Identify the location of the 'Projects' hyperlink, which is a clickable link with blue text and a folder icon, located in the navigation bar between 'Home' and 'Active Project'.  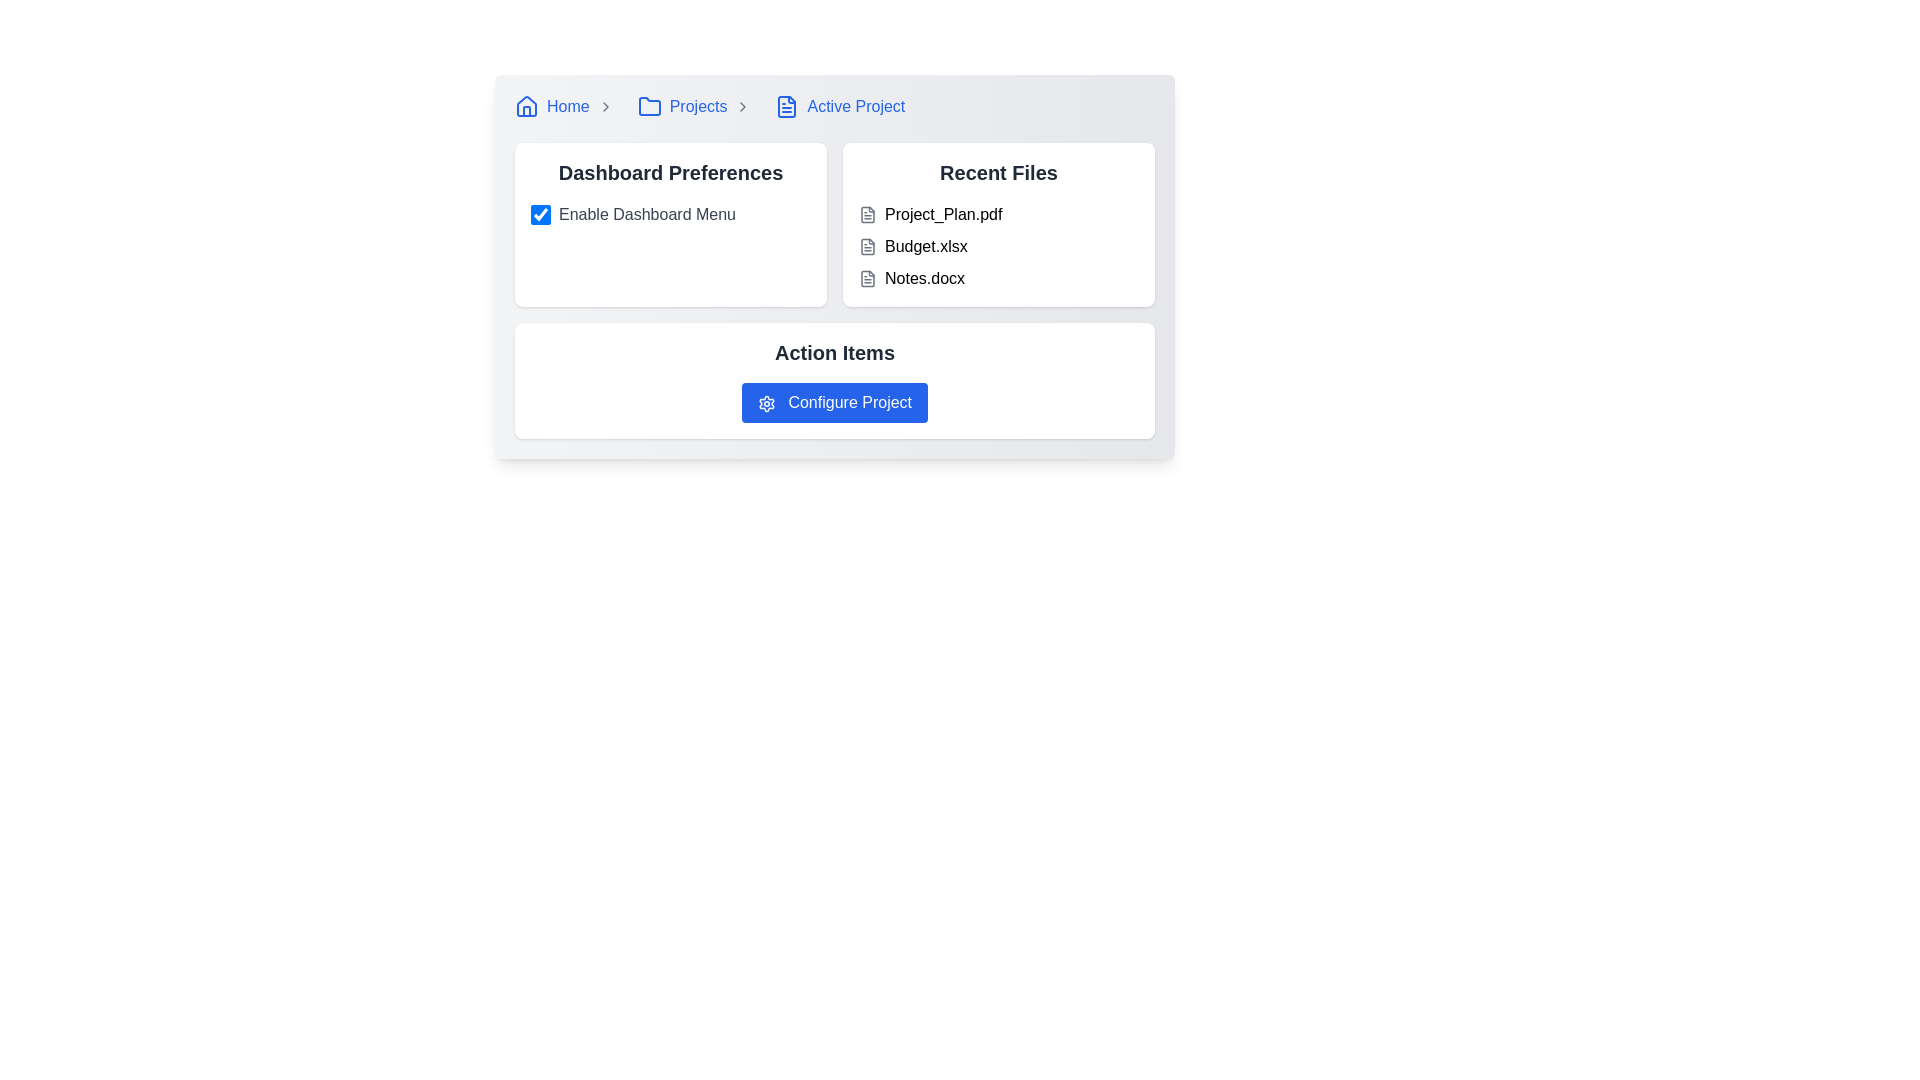
(682, 107).